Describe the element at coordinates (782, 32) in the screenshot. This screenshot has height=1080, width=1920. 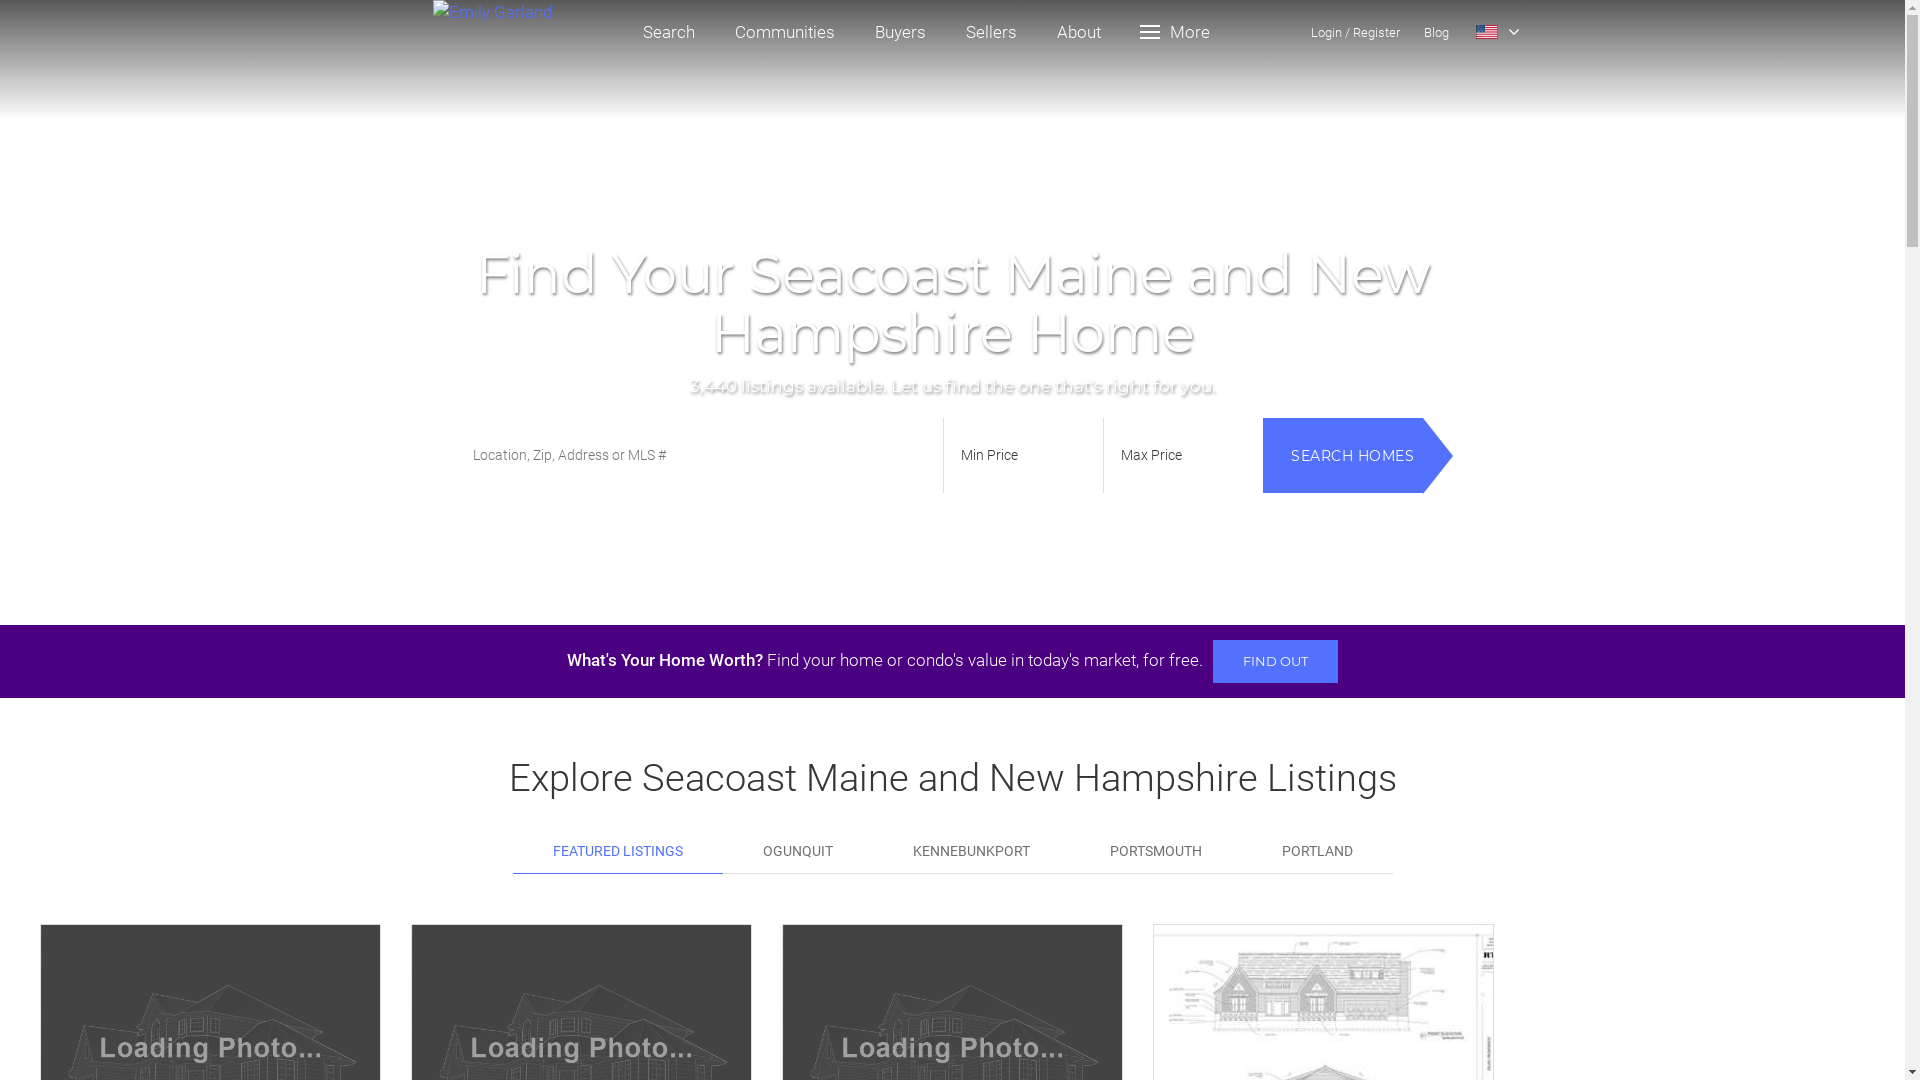
I see `'Communities'` at that location.